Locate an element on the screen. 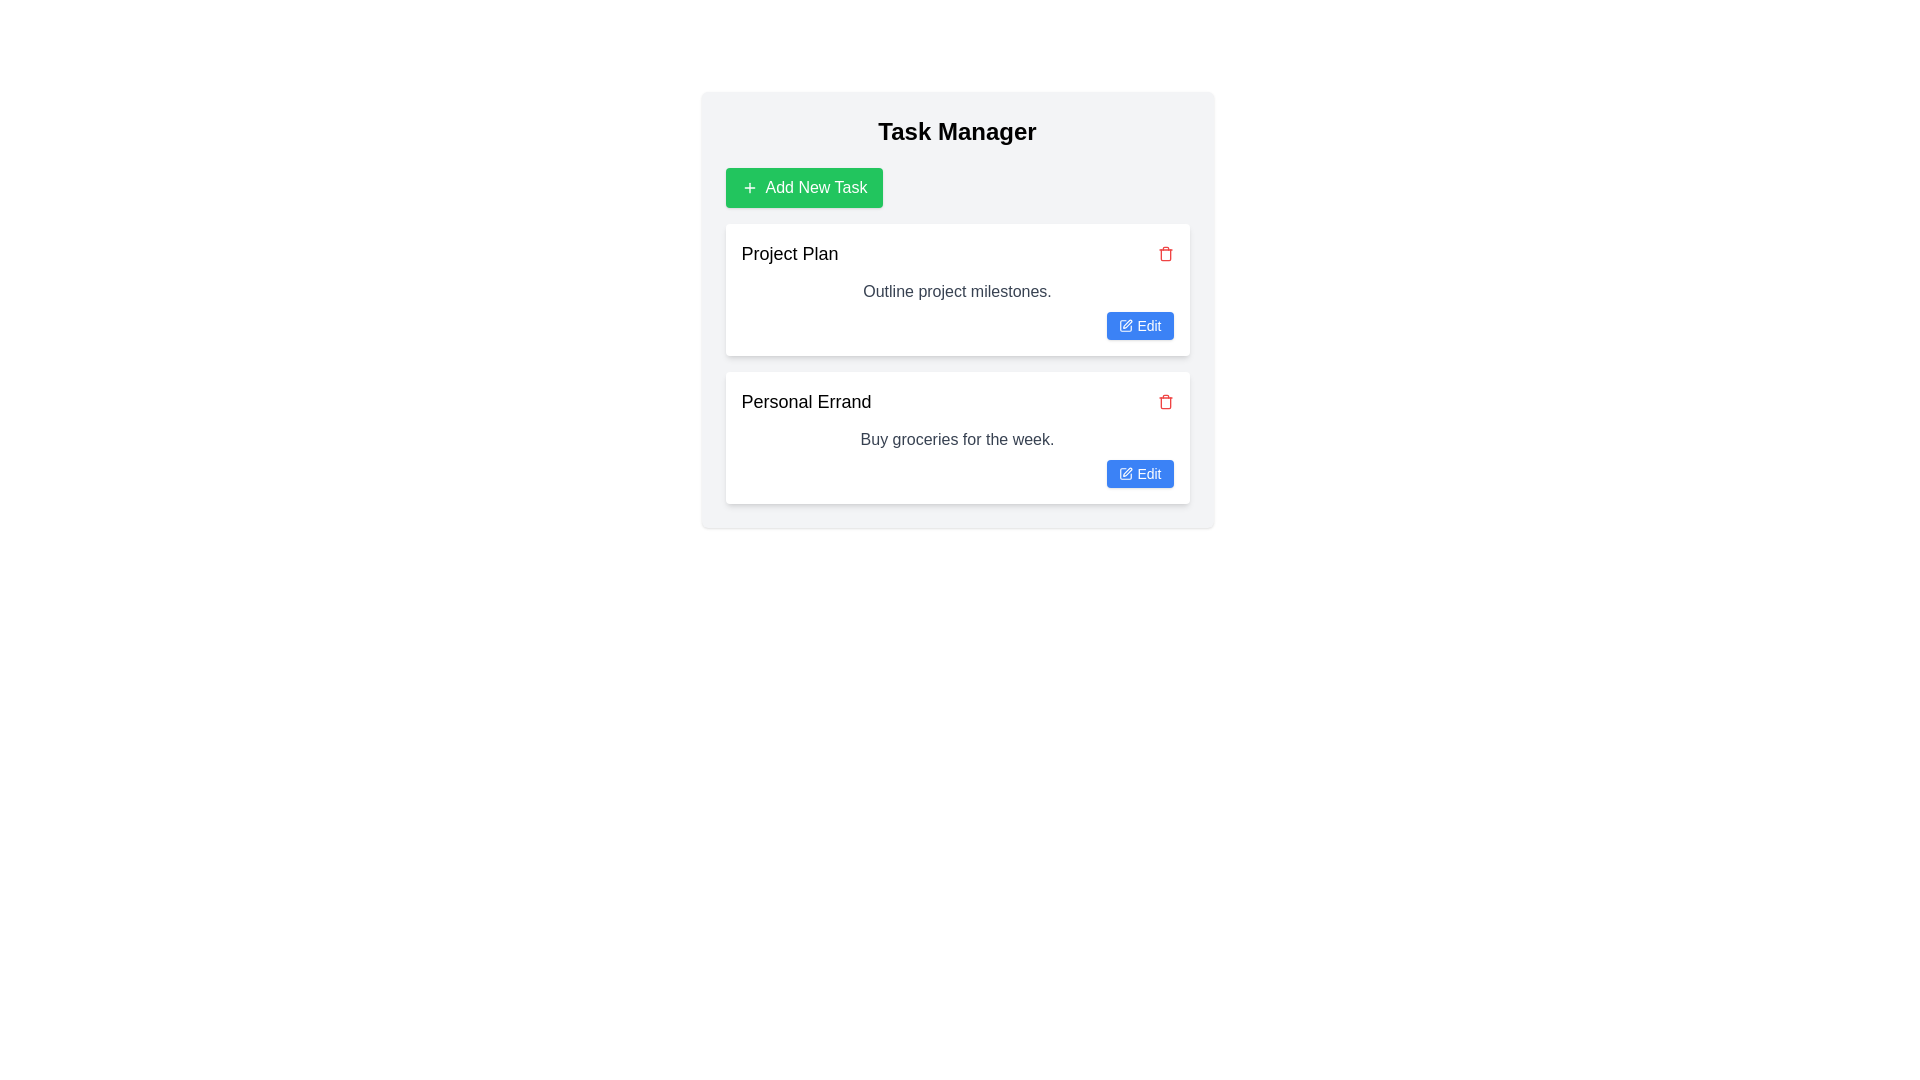 The height and width of the screenshot is (1080, 1920). the visual state of the small green plus icon located to the left of the 'Add New Task' text is located at coordinates (748, 188).